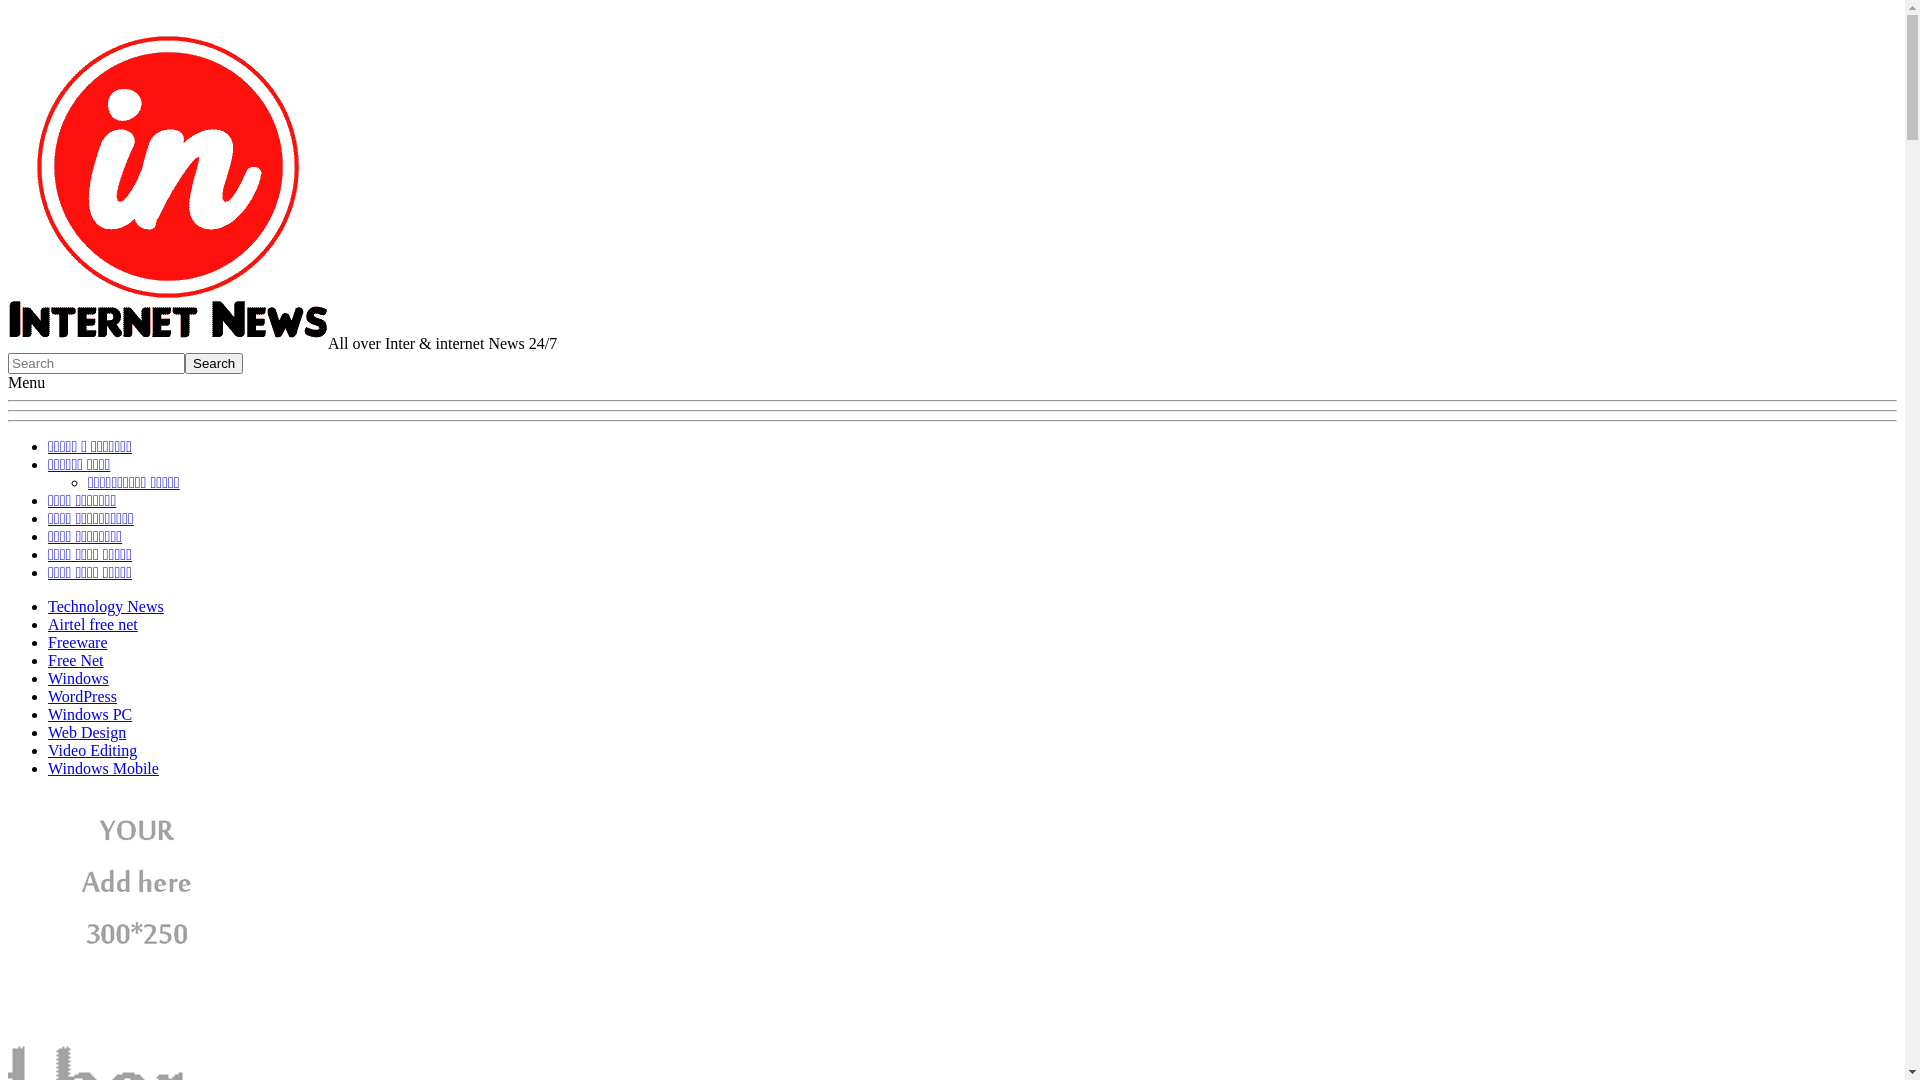 The image size is (1920, 1080). Describe the element at coordinates (168, 342) in the screenshot. I see `'Internet News | in.com.BD'` at that location.